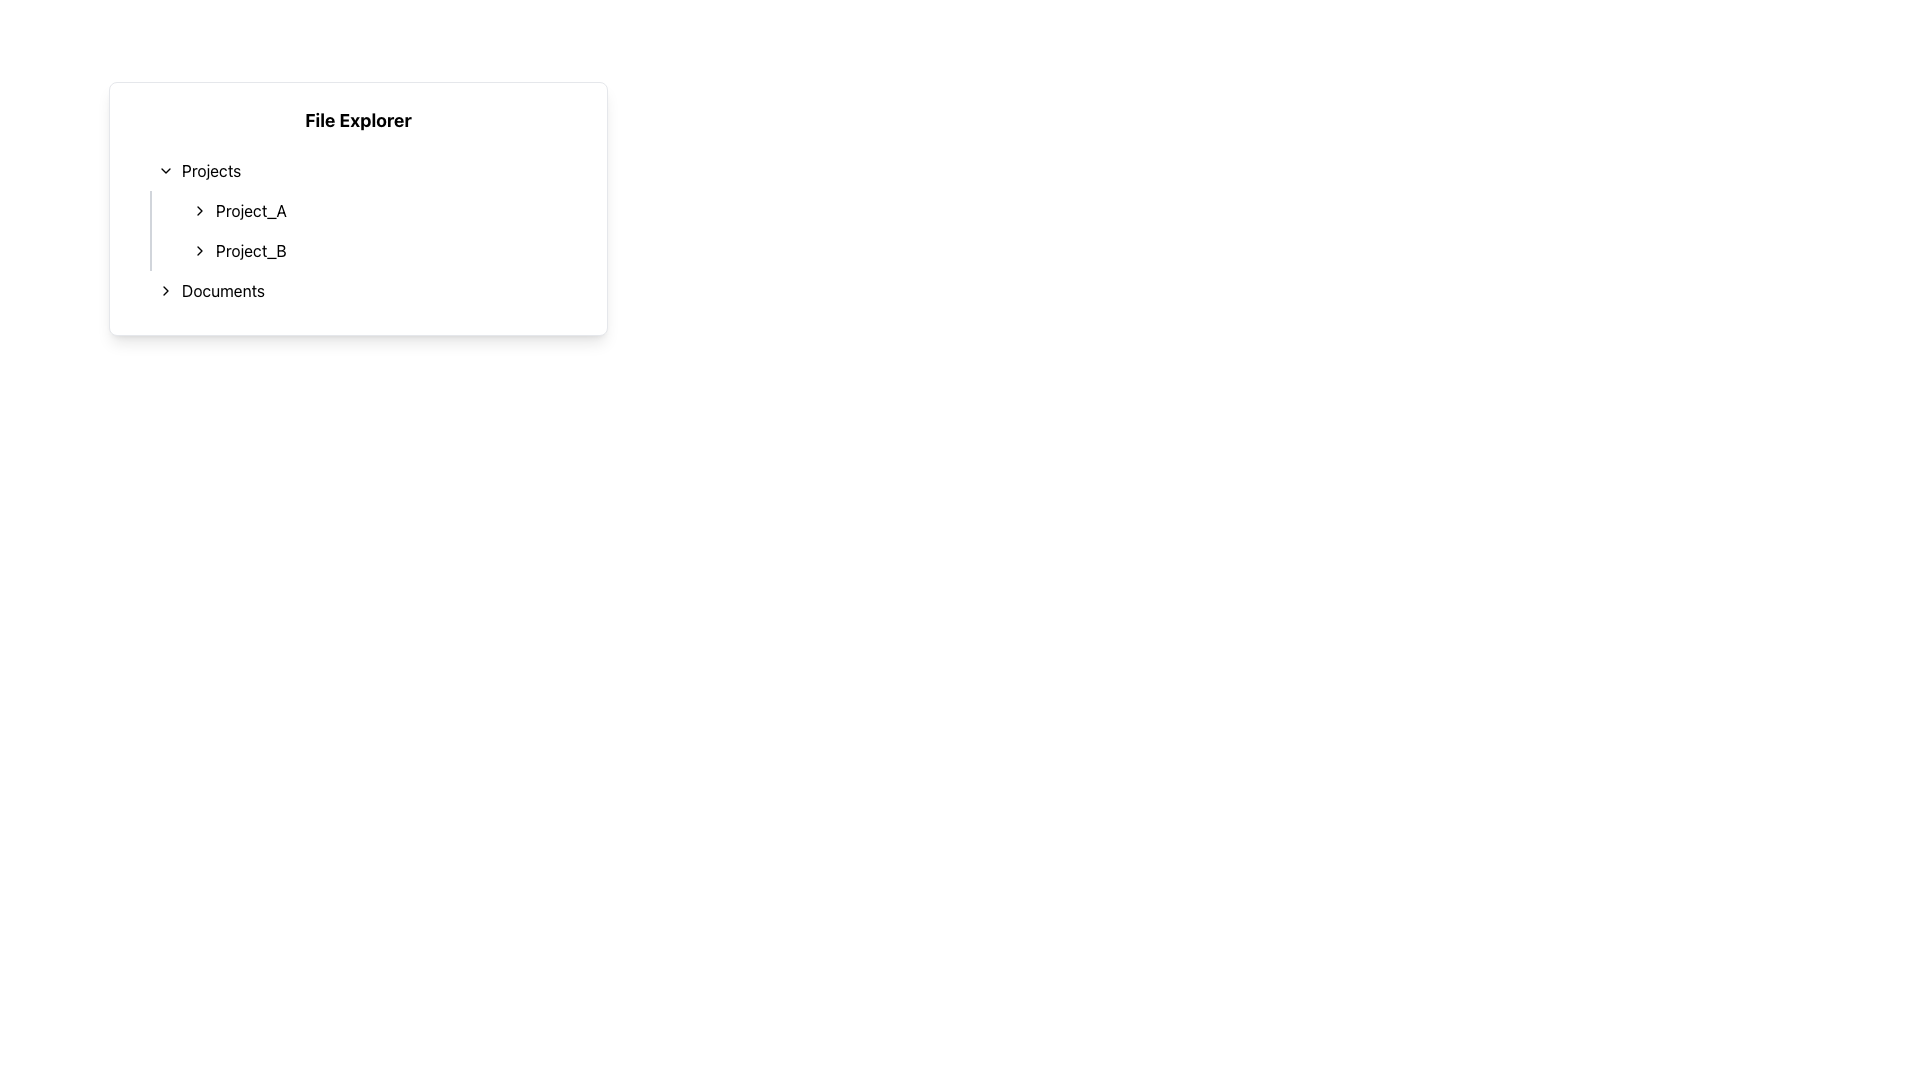 The width and height of the screenshot is (1920, 1080). Describe the element at coordinates (250, 249) in the screenshot. I see `the text label element displaying 'Project_B' in the 'Projects' section of the 'File Explorer' interface` at that location.